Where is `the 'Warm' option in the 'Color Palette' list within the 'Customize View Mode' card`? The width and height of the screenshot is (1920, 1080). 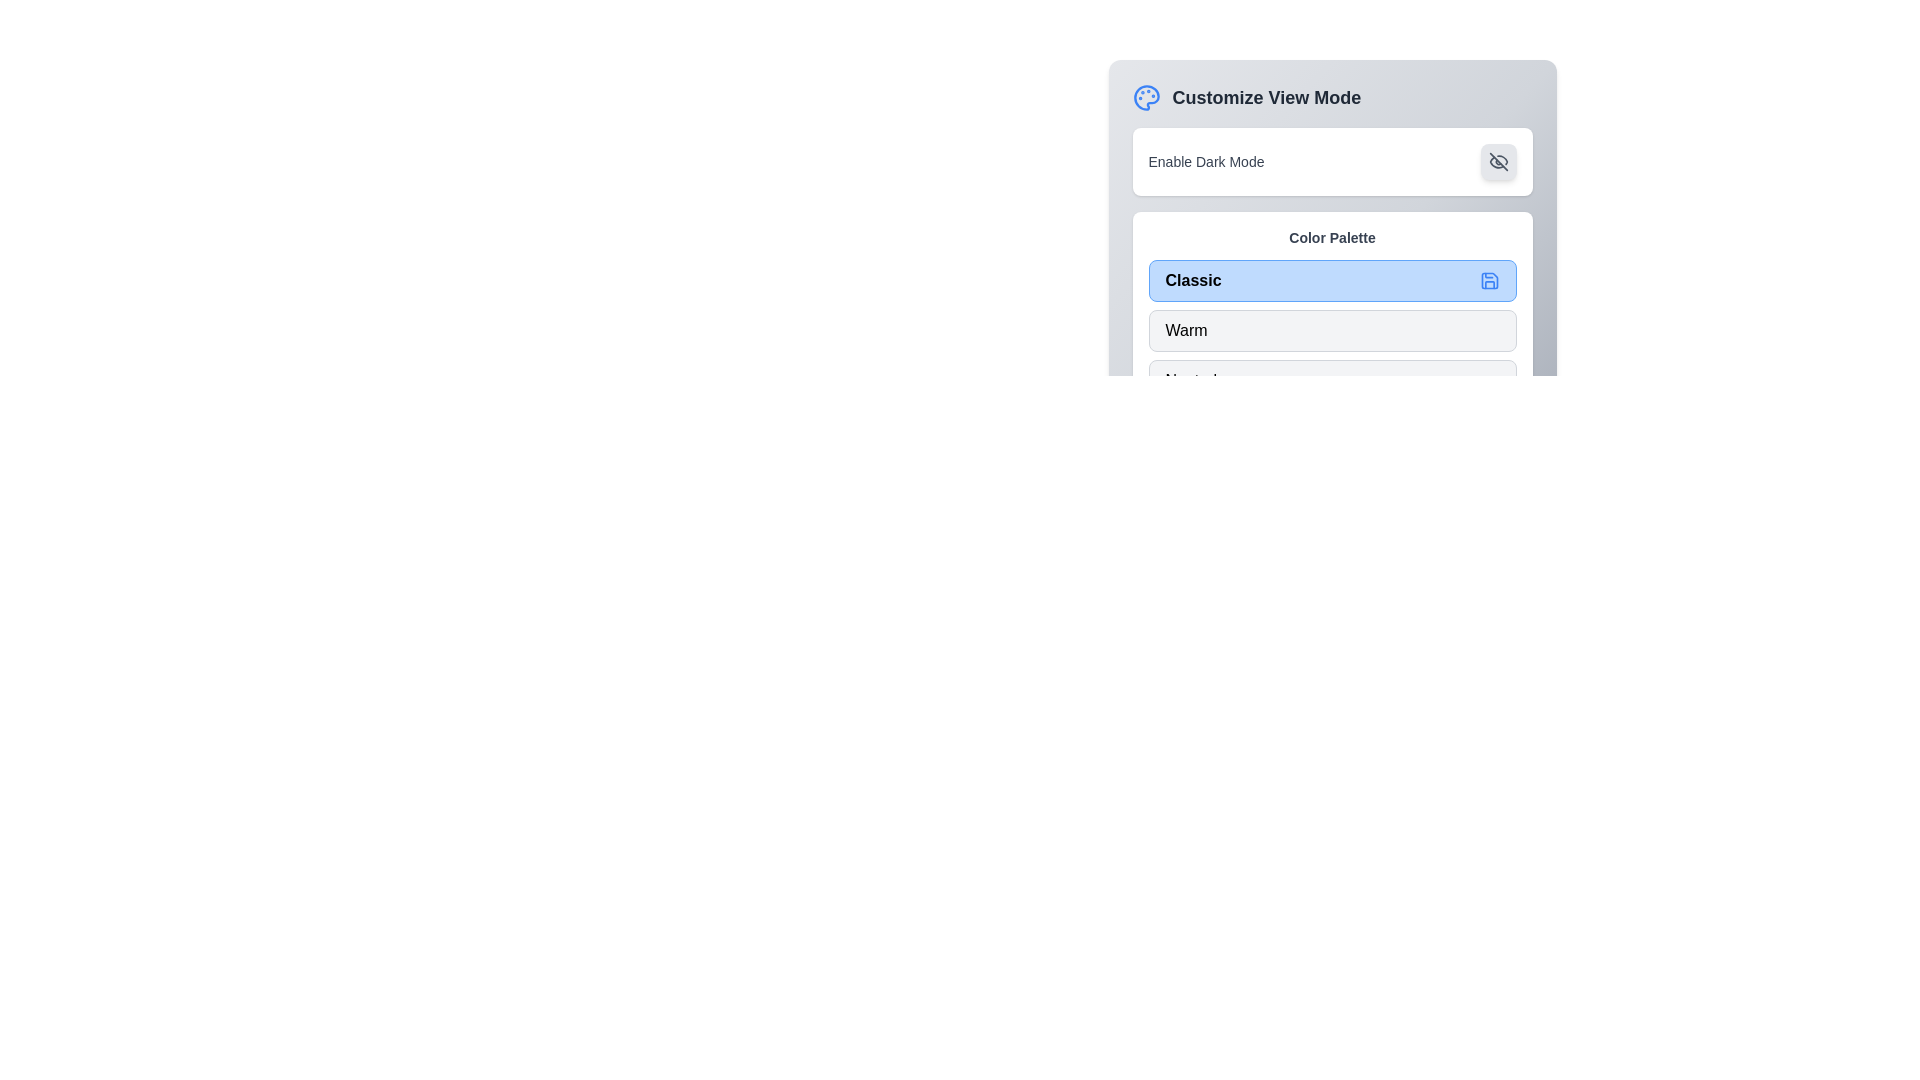 the 'Warm' option in the 'Color Palette' list within the 'Customize View Mode' card is located at coordinates (1332, 338).